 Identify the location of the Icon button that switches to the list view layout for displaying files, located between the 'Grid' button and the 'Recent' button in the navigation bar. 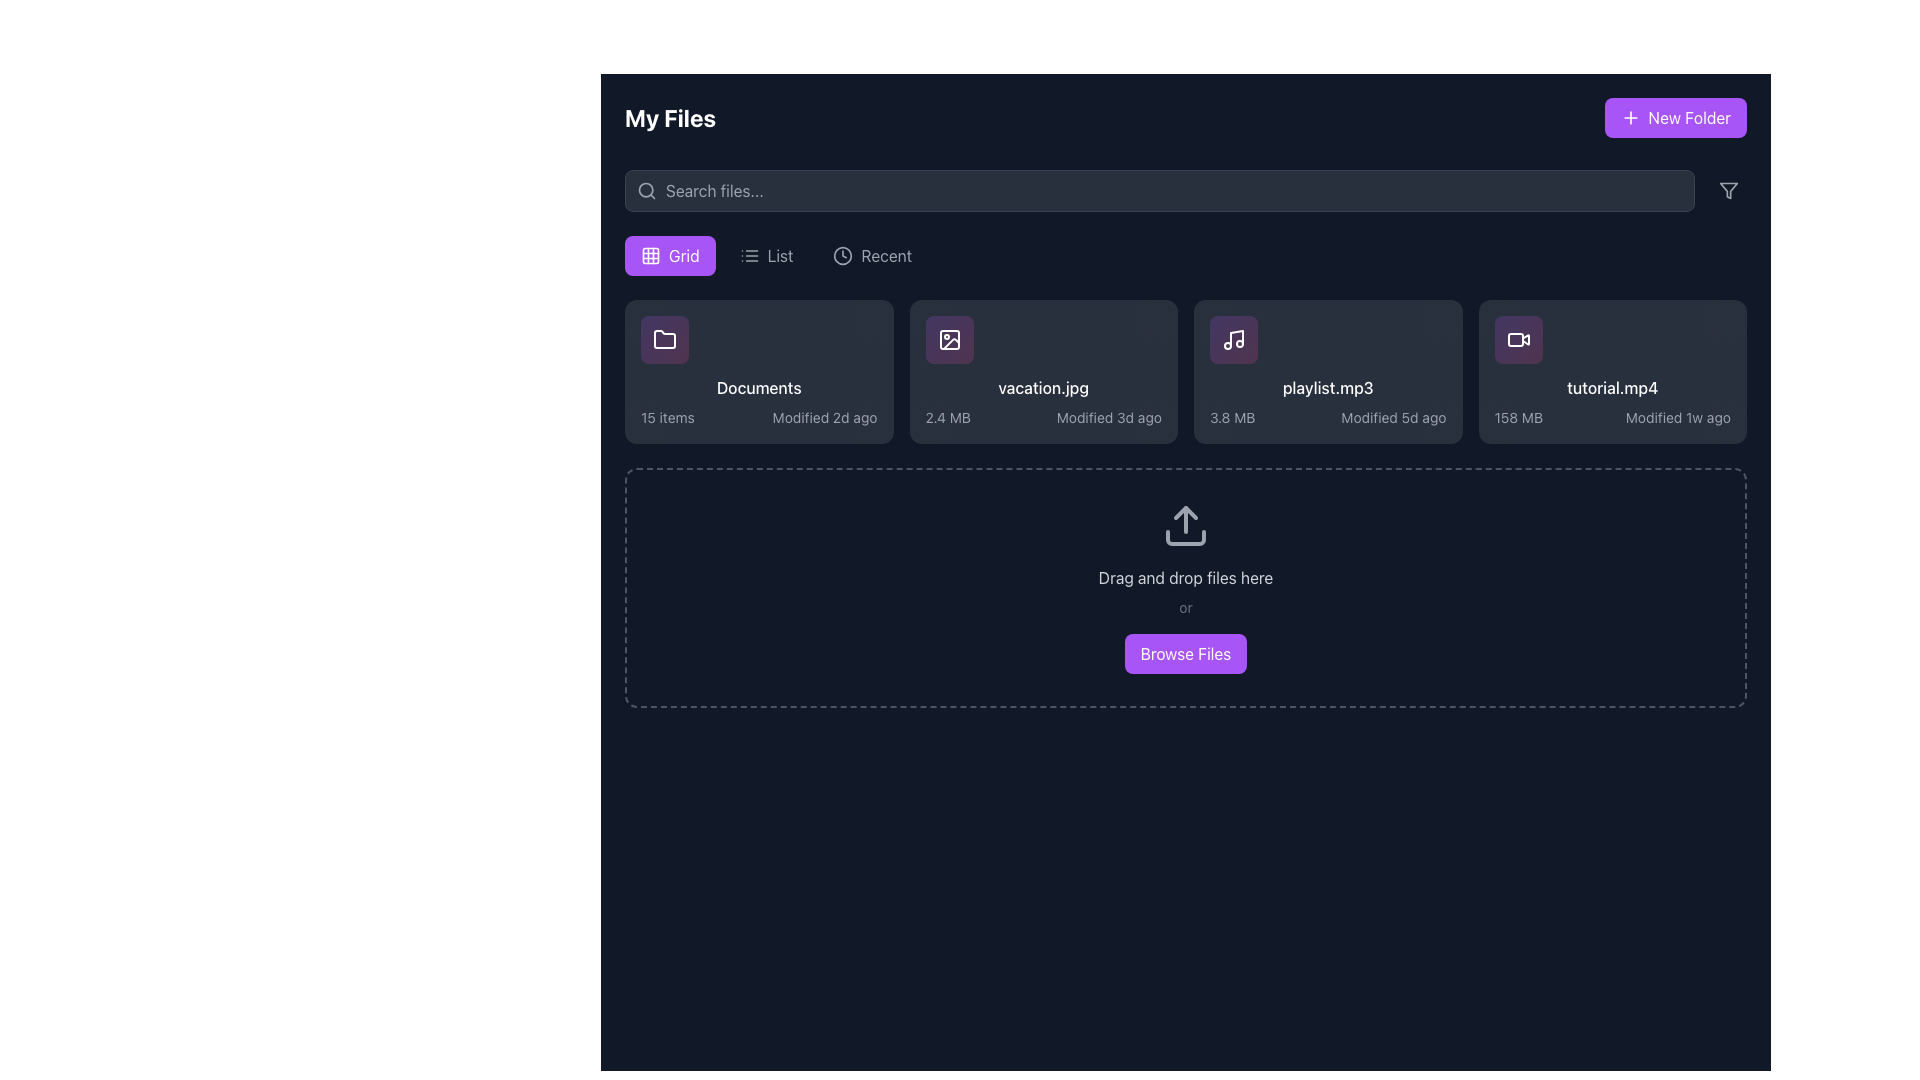
(748, 254).